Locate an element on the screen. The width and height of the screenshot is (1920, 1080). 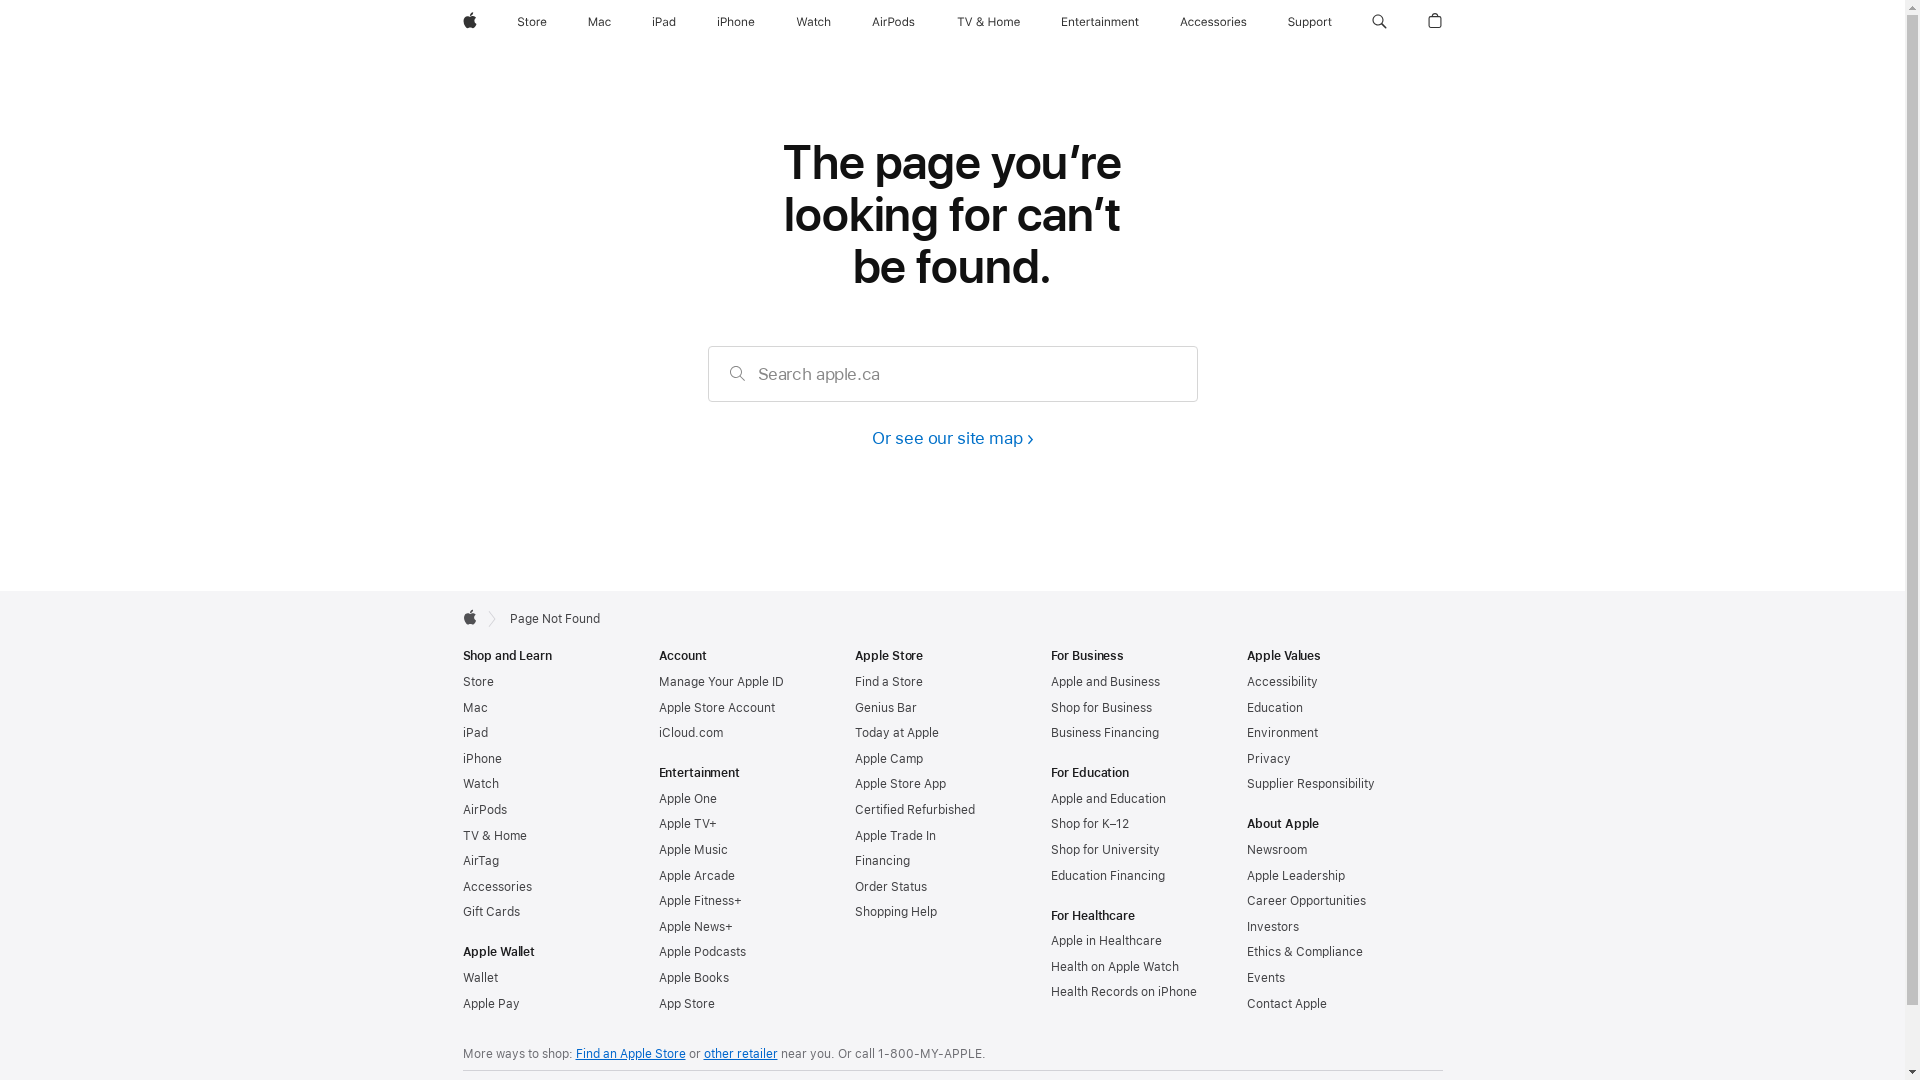
'Apple and Education' is located at coordinates (1106, 797).